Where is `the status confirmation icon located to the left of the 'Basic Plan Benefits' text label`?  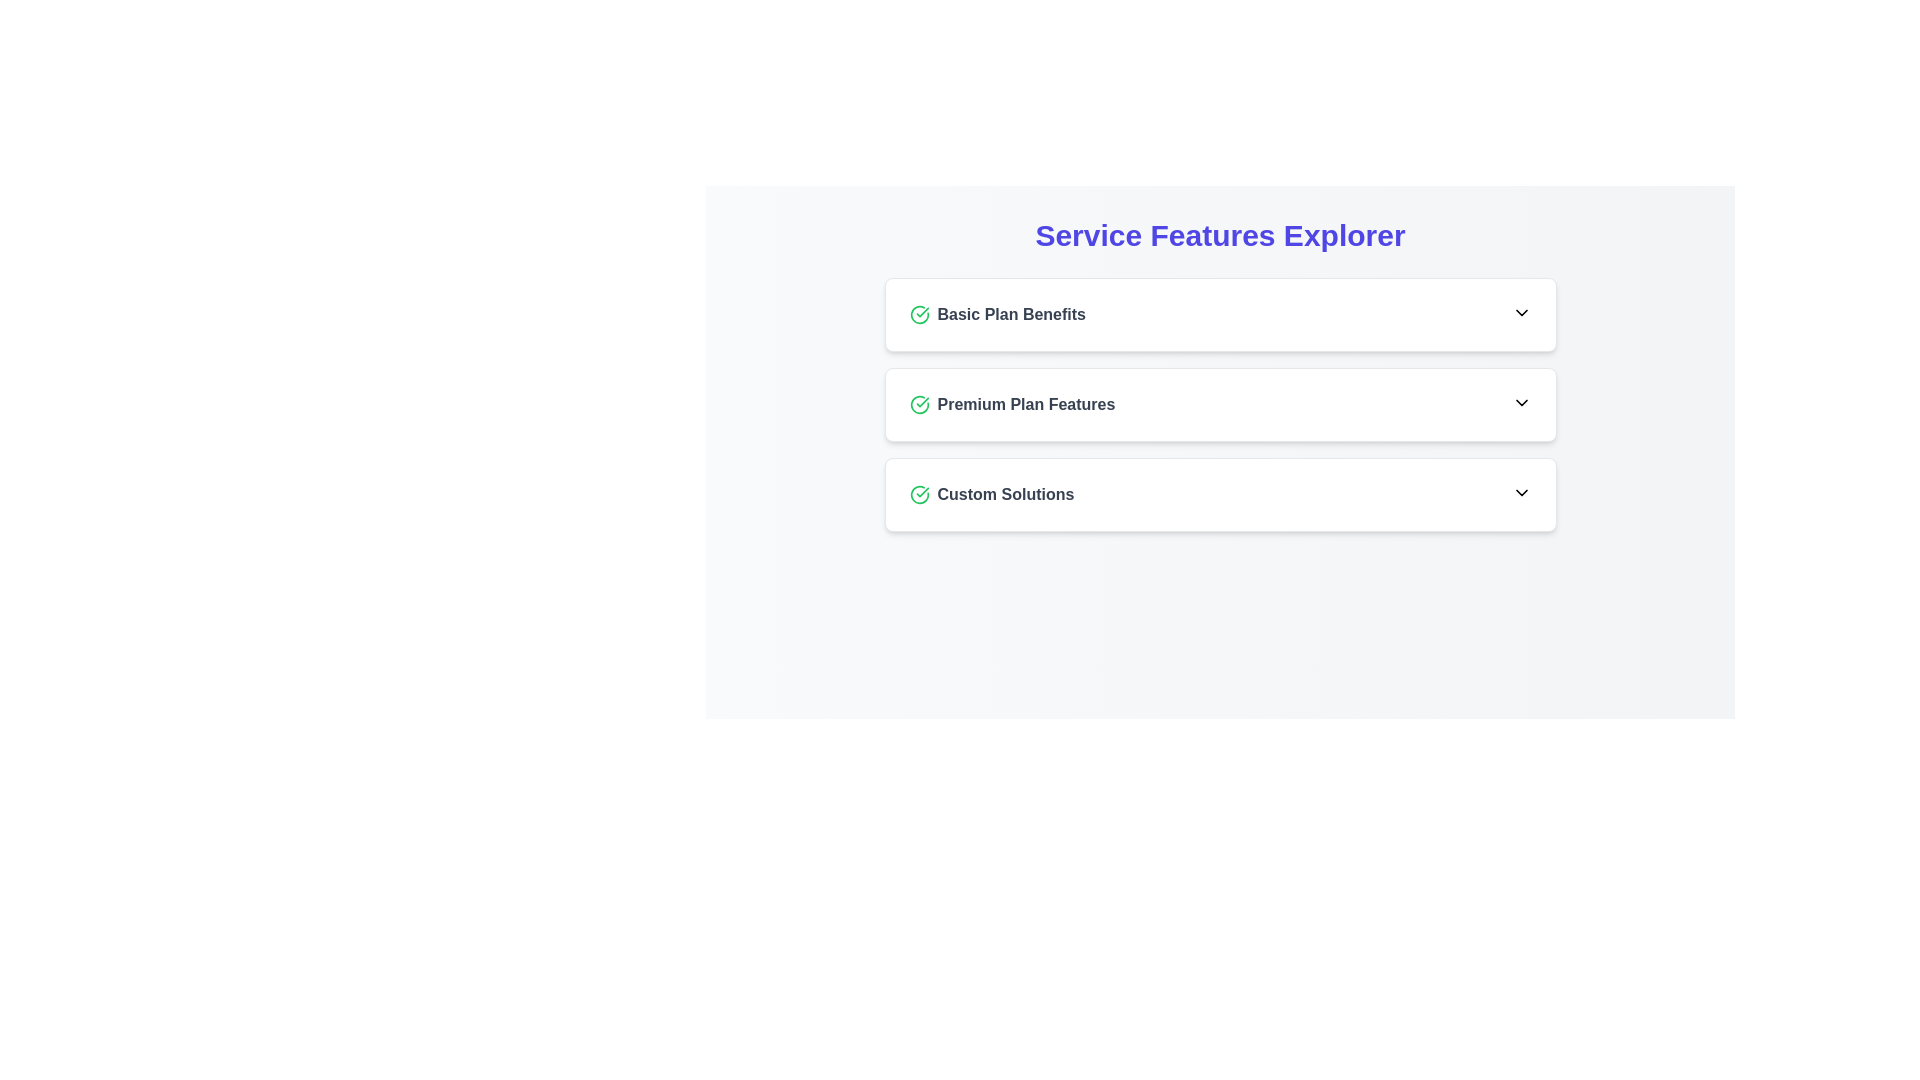 the status confirmation icon located to the left of the 'Basic Plan Benefits' text label is located at coordinates (918, 315).